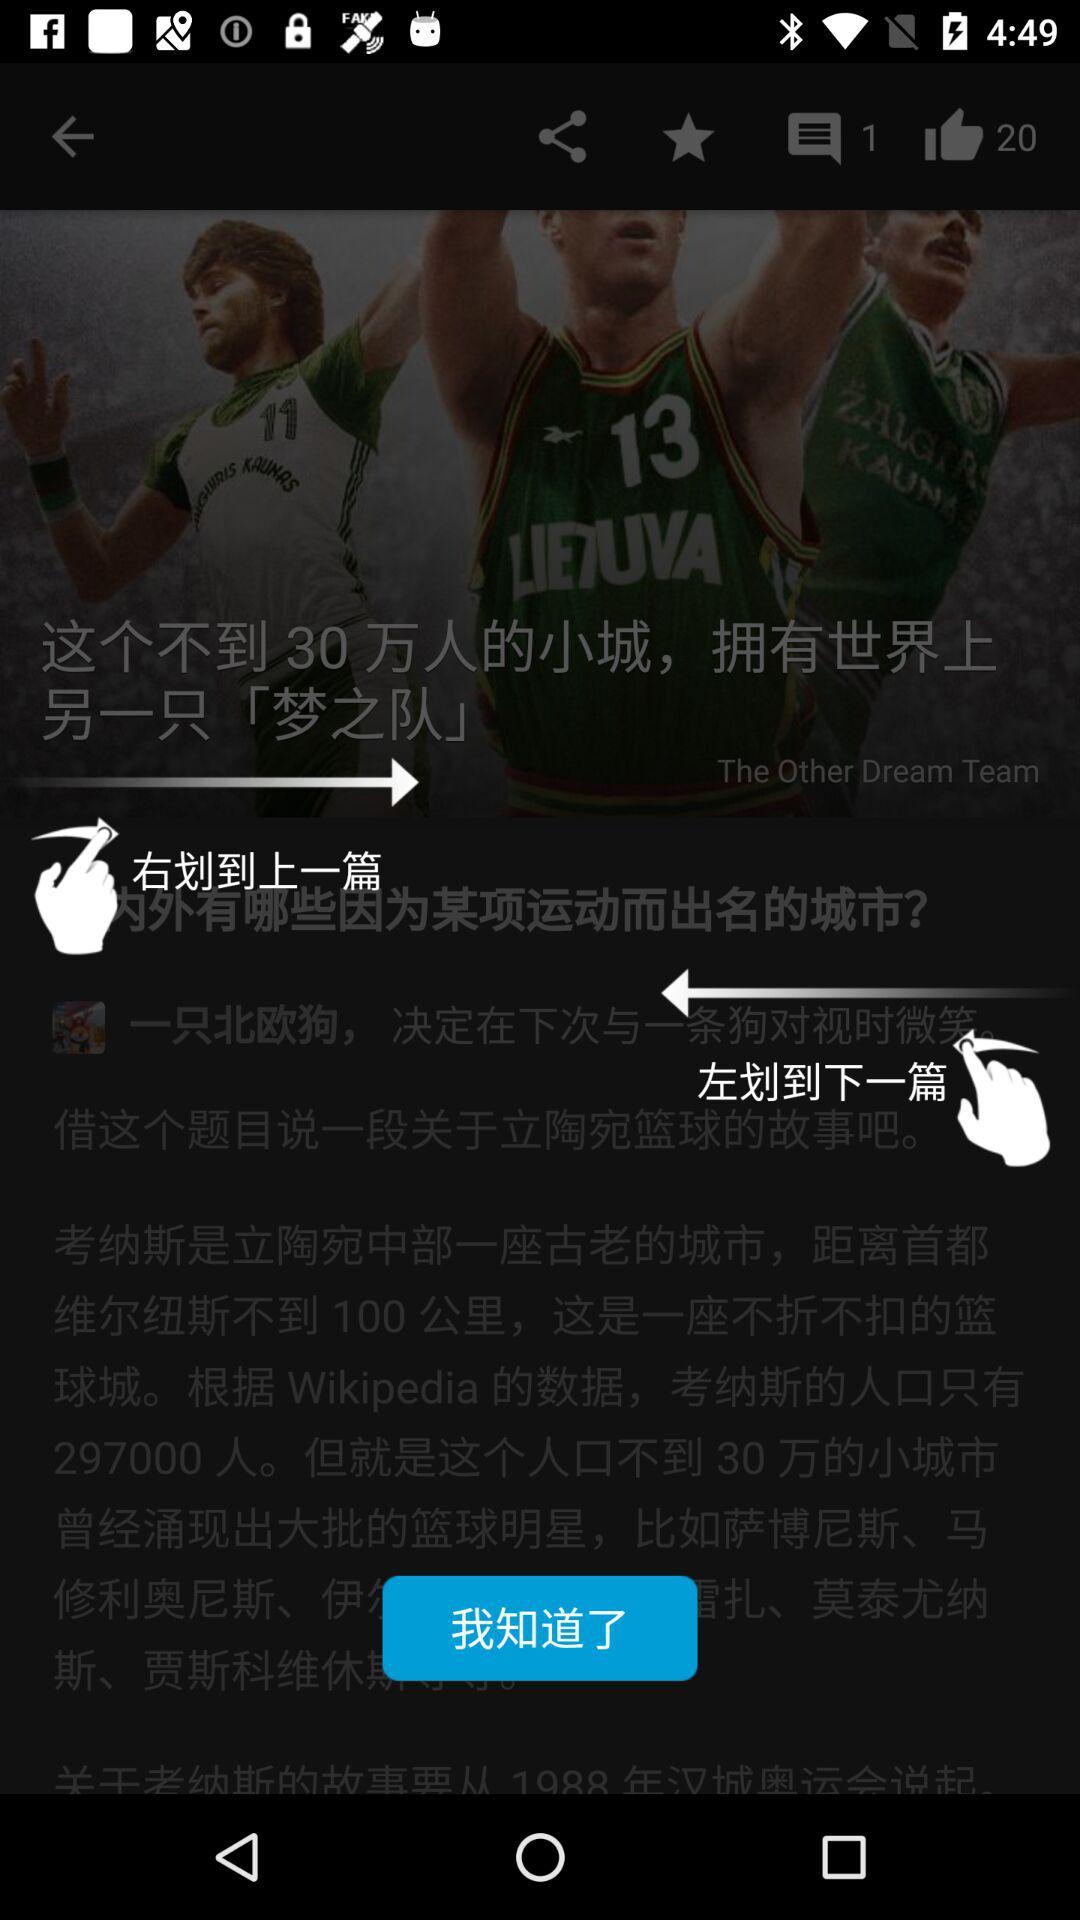 Image resolution: width=1080 pixels, height=1920 pixels. I want to click on icon at the top left corner, so click(72, 135).